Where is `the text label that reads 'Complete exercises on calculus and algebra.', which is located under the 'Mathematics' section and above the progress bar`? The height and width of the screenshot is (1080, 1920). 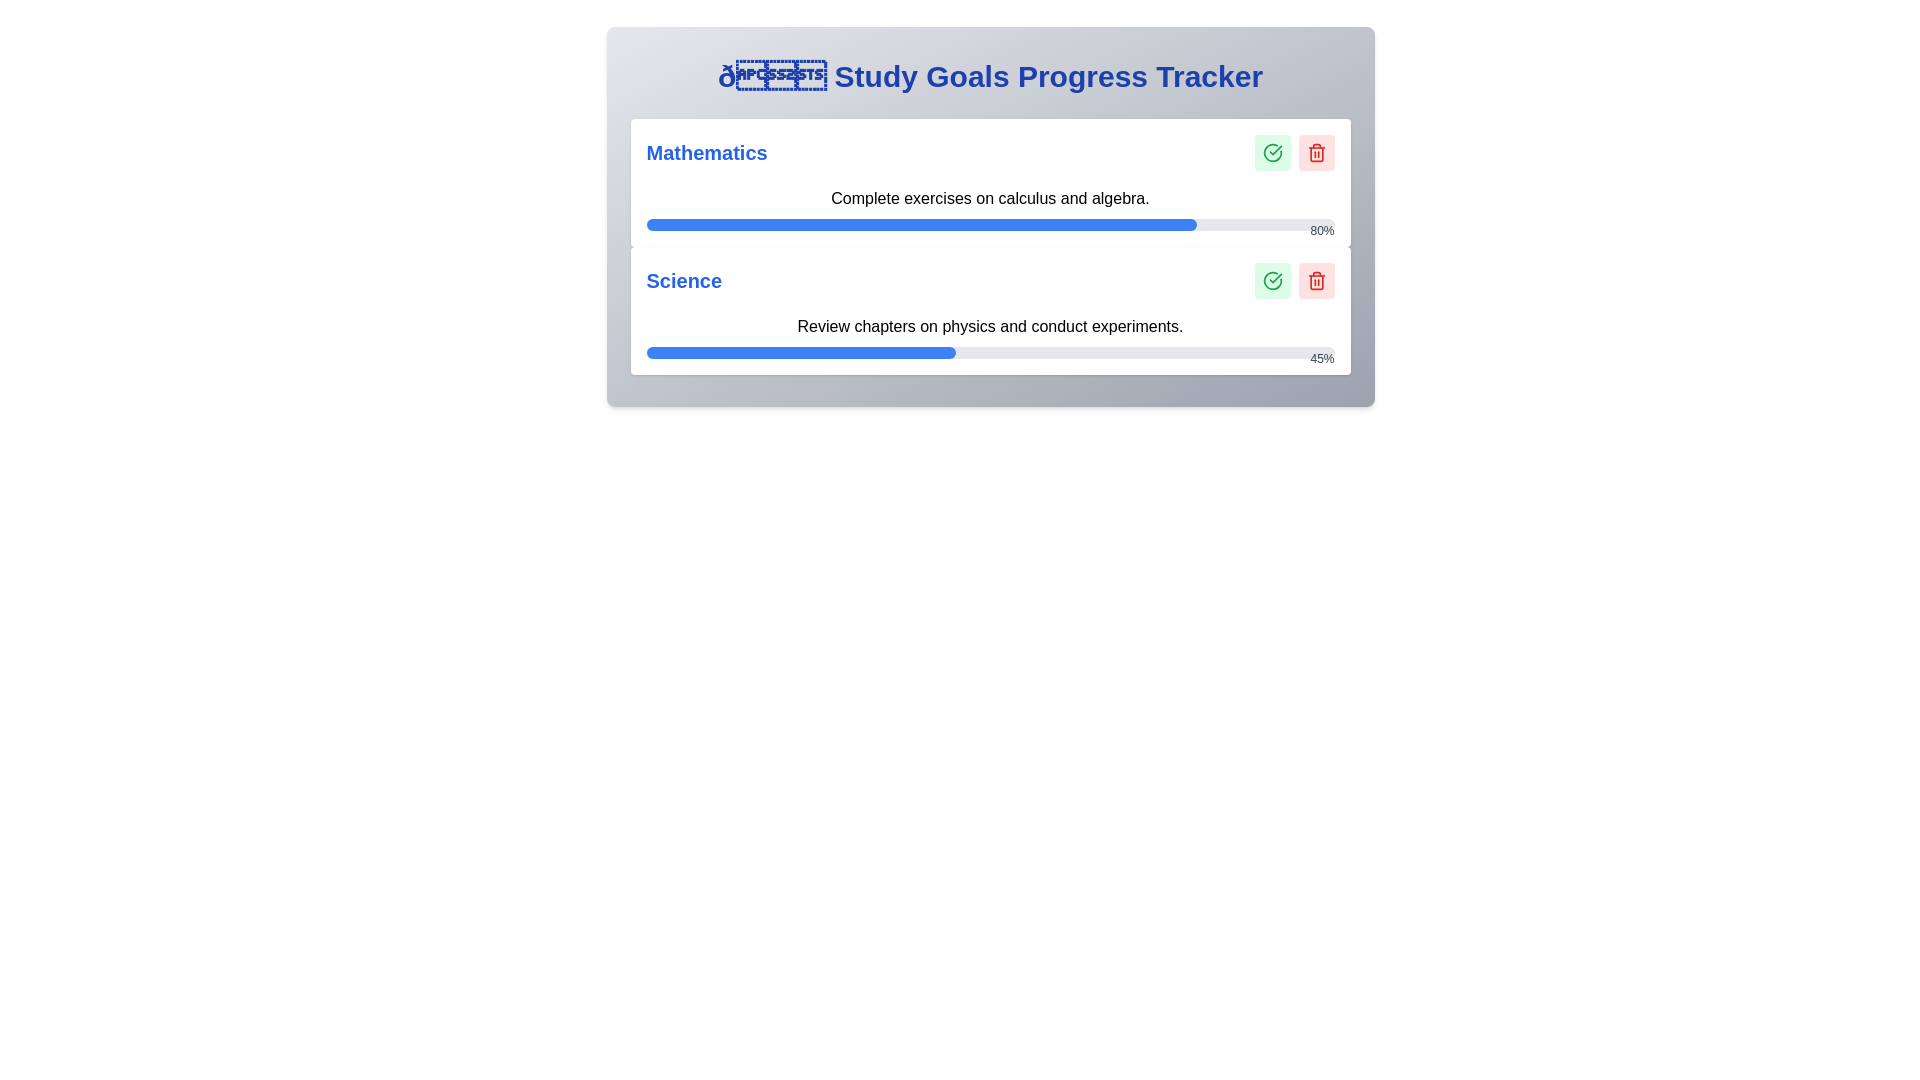 the text label that reads 'Complete exercises on calculus and algebra.', which is located under the 'Mathematics' section and above the progress bar is located at coordinates (990, 199).